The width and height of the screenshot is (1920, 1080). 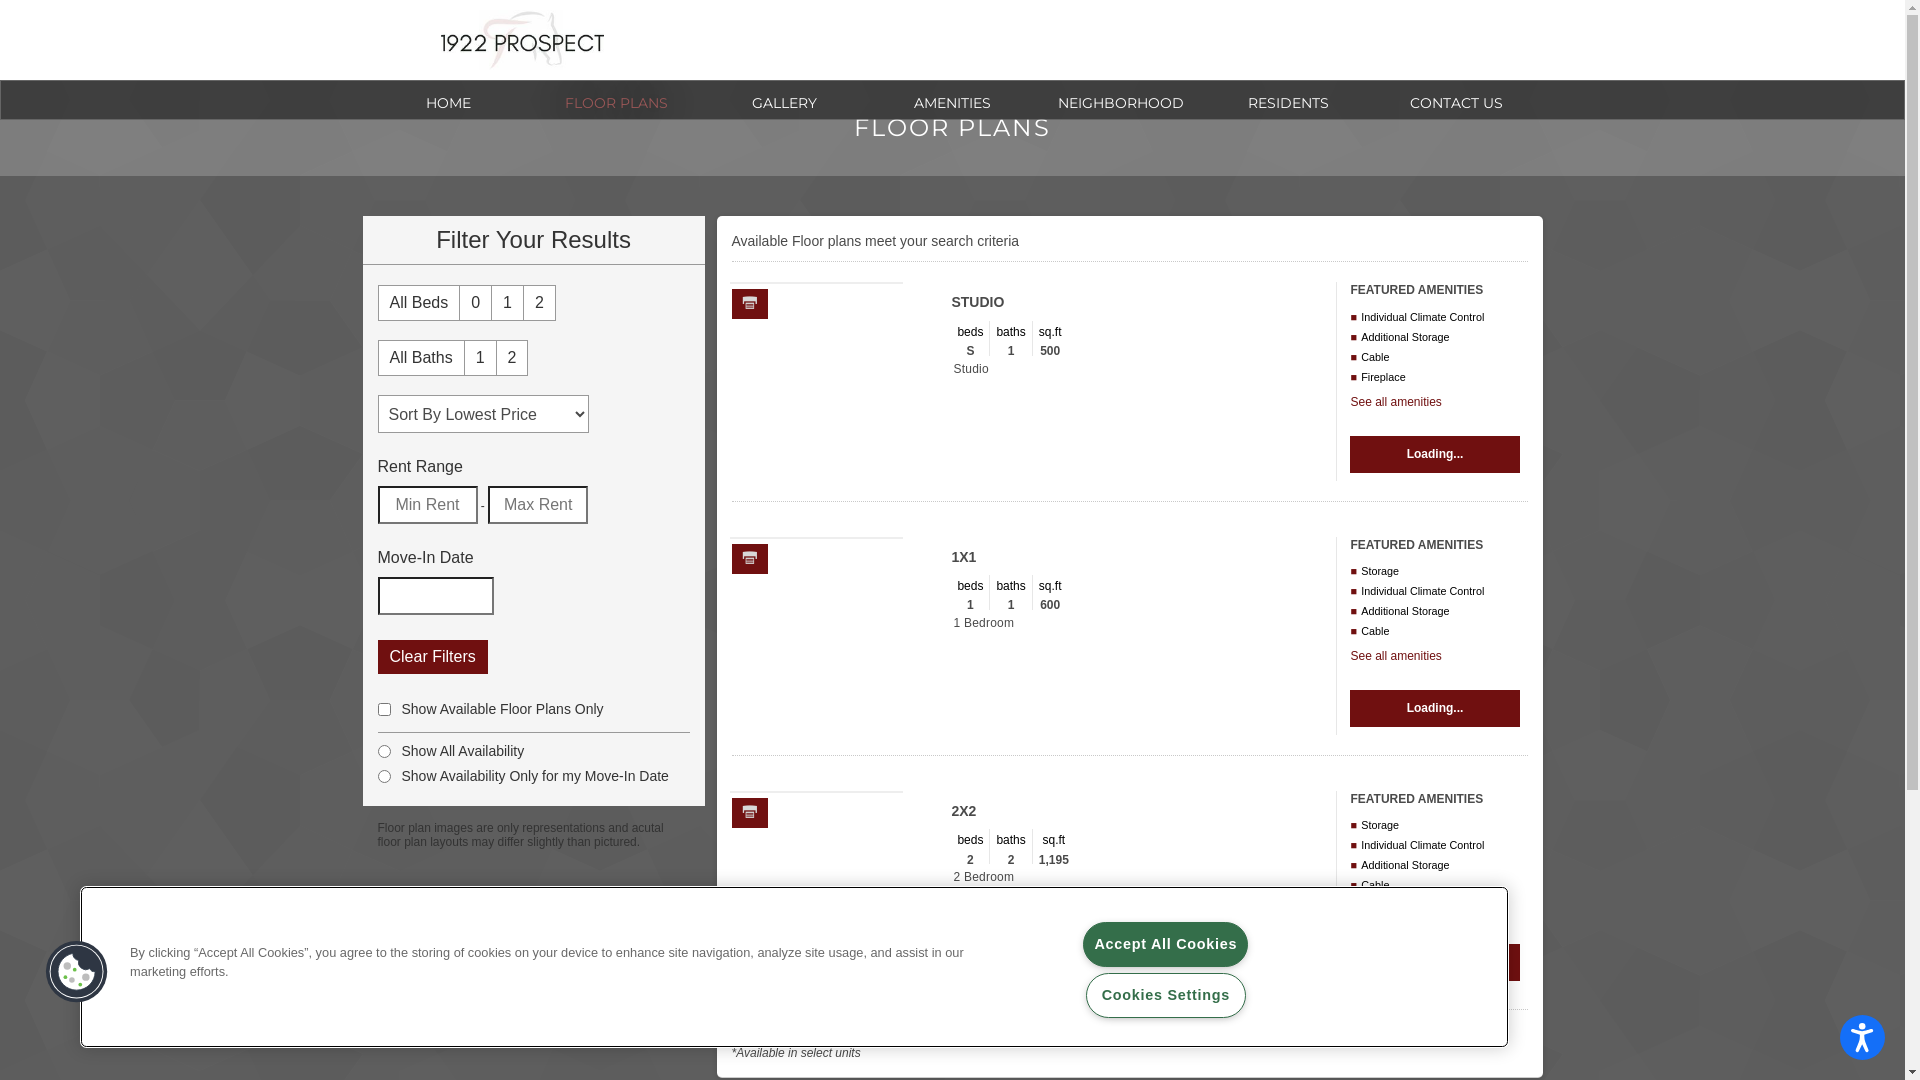 What do you see at coordinates (76, 971) in the screenshot?
I see `'Cookies Button'` at bounding box center [76, 971].